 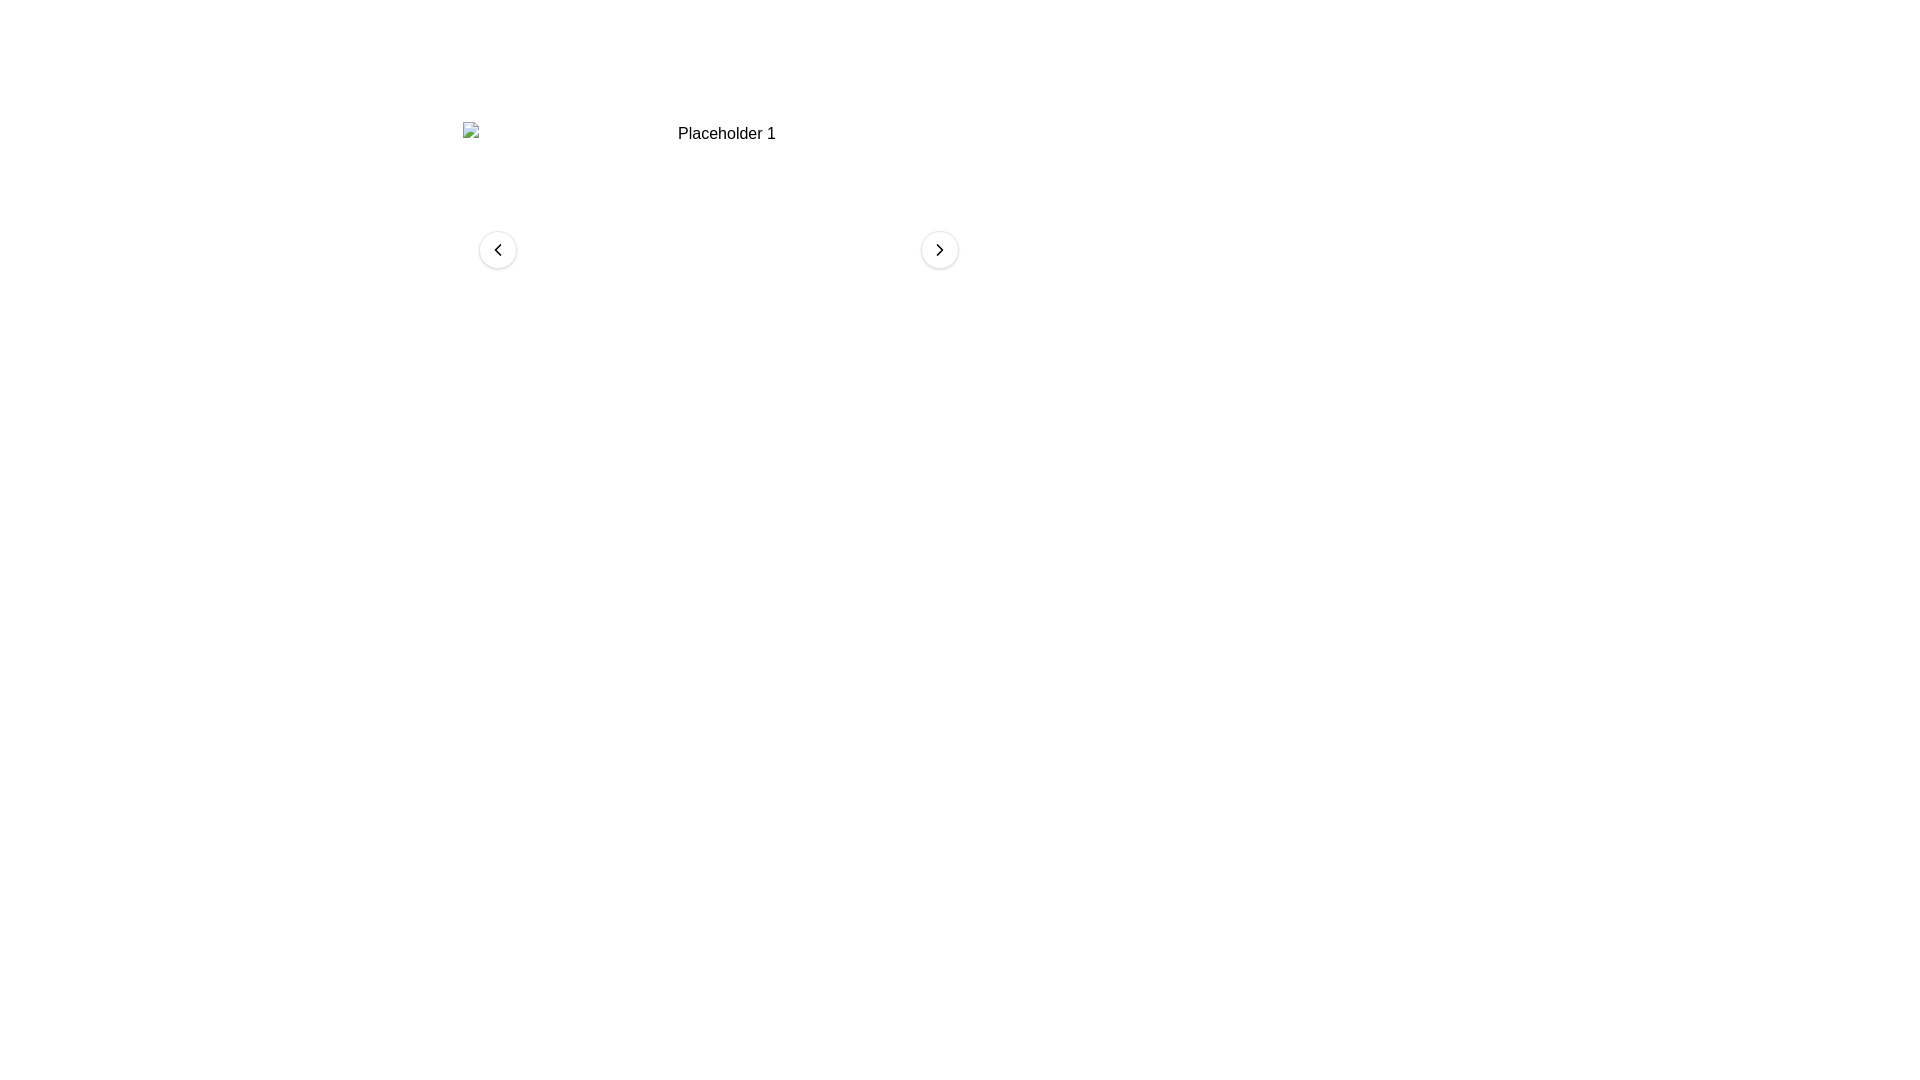 What do you see at coordinates (939, 249) in the screenshot?
I see `the circular button with a white background and a right-facing chevron arrow symbol` at bounding box center [939, 249].